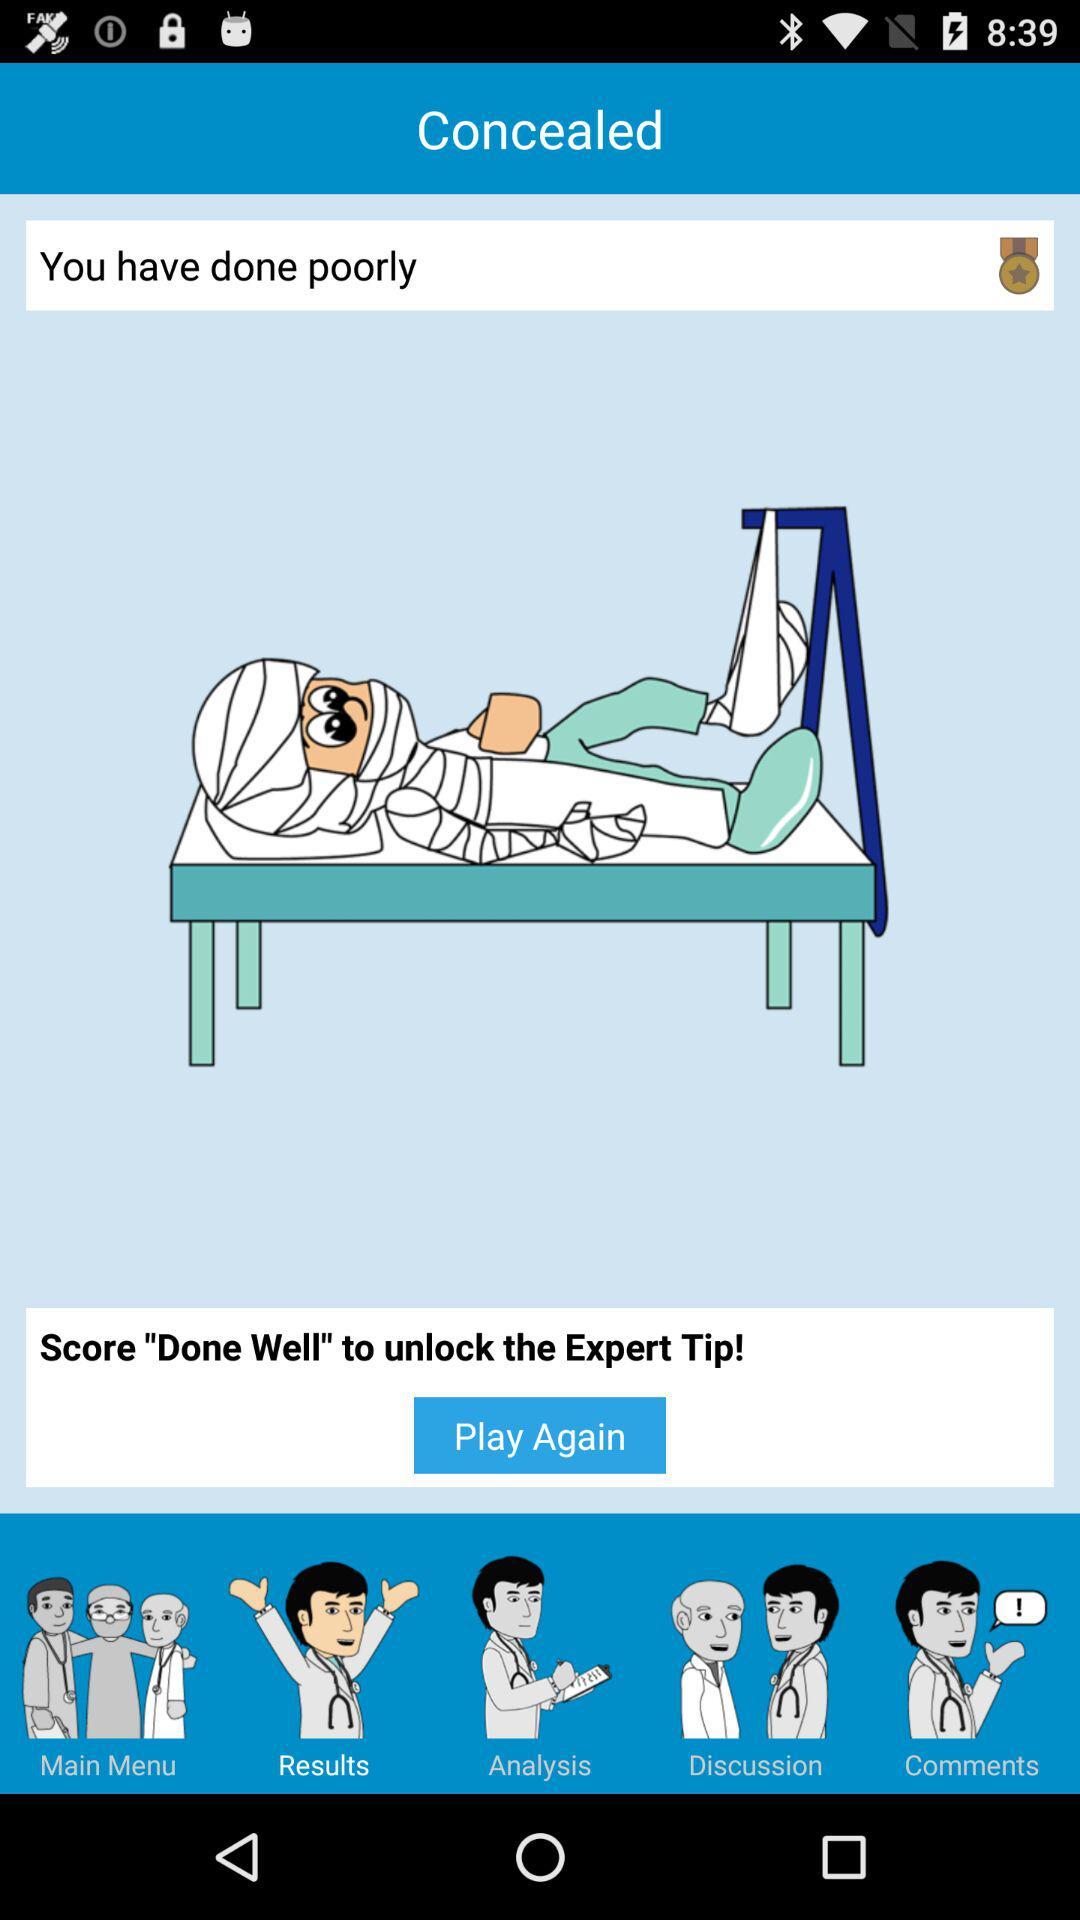 This screenshot has height=1920, width=1080. Describe the element at coordinates (756, 1653) in the screenshot. I see `the icon below play again icon` at that location.